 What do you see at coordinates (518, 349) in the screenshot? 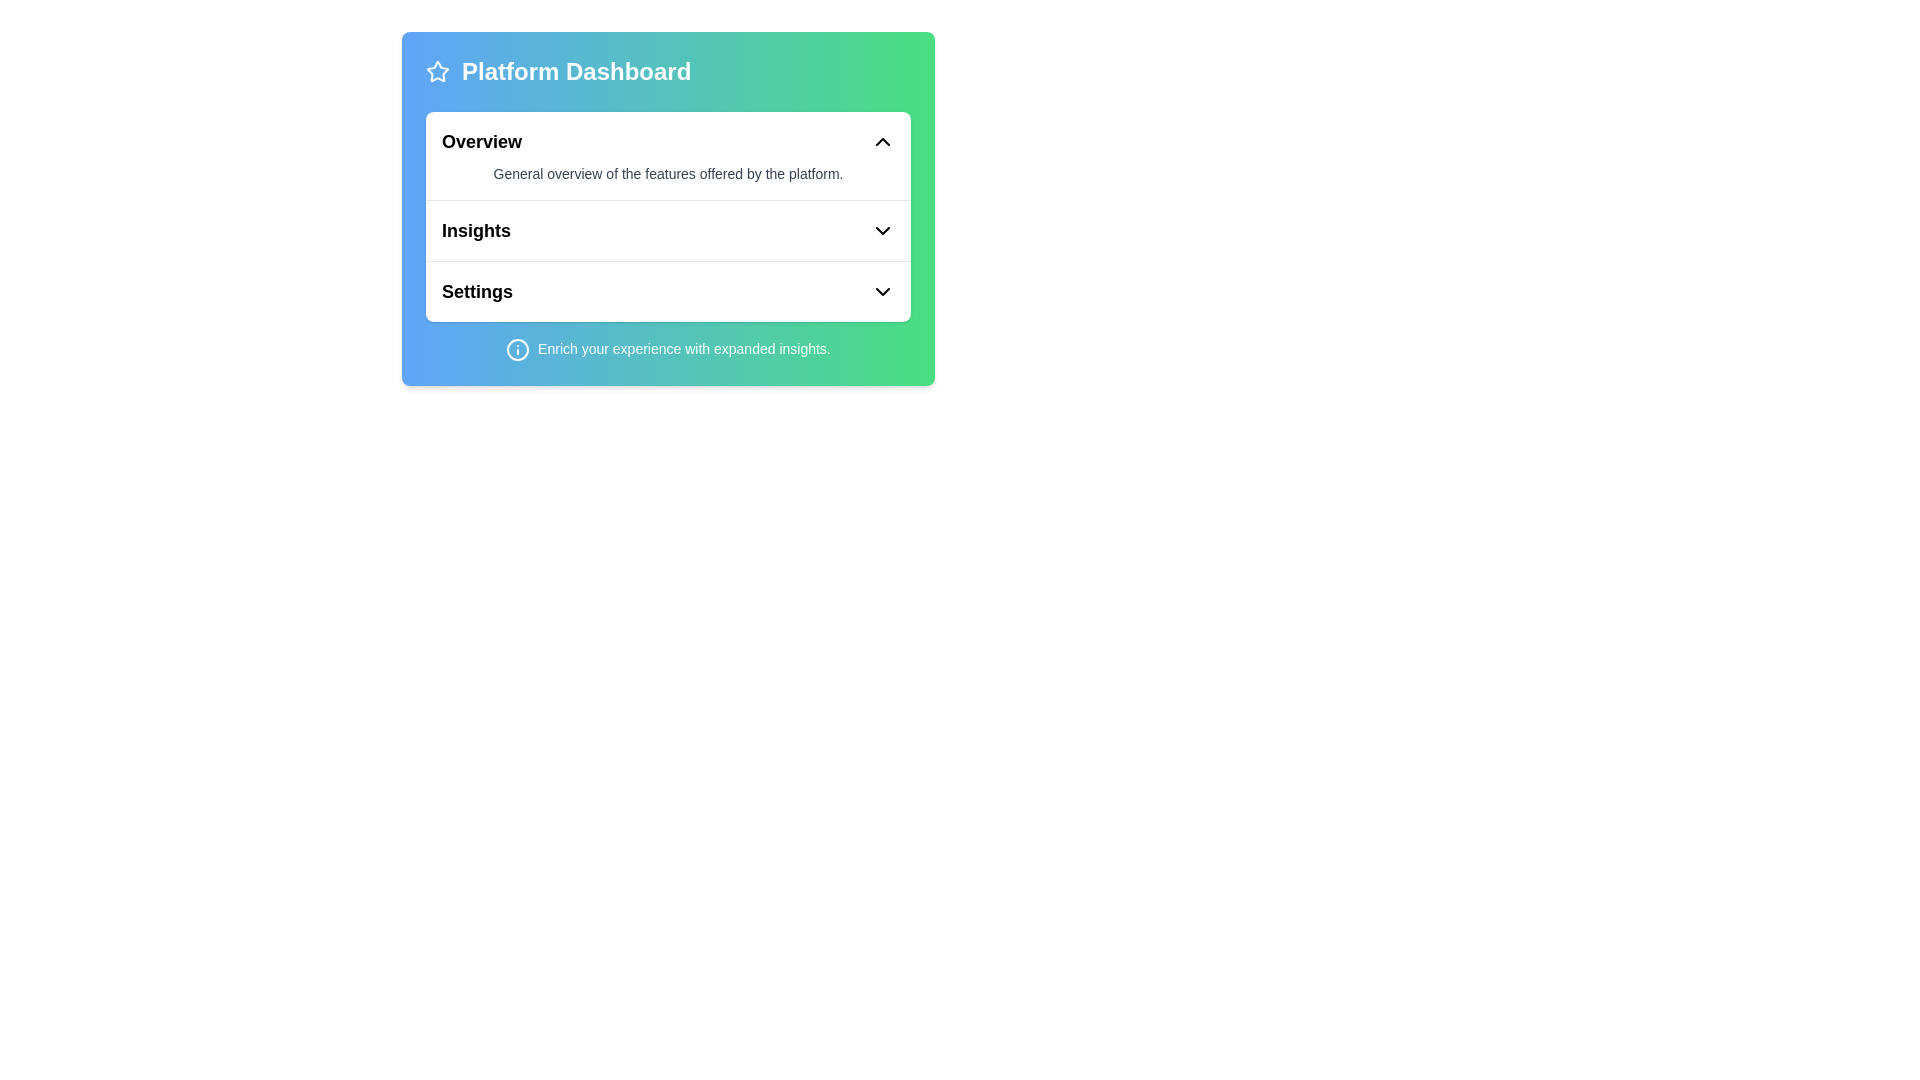
I see `the circular blue and white information icon located in the bottom section of the 'Platform Dashboard' card, which is next to the text 'Enrich your experience with expanded insights.'` at bounding box center [518, 349].